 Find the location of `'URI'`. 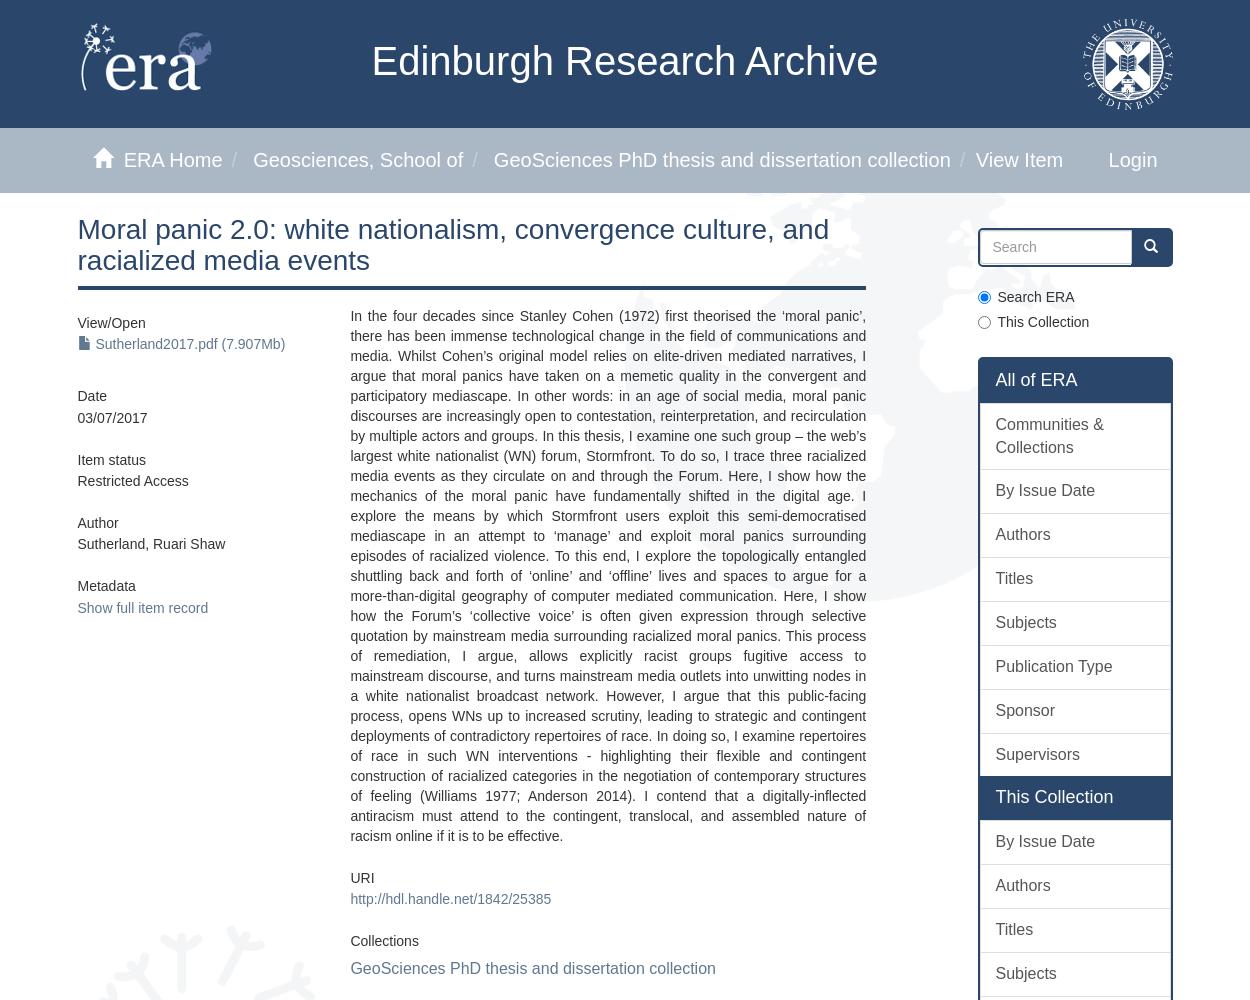

'URI' is located at coordinates (361, 877).